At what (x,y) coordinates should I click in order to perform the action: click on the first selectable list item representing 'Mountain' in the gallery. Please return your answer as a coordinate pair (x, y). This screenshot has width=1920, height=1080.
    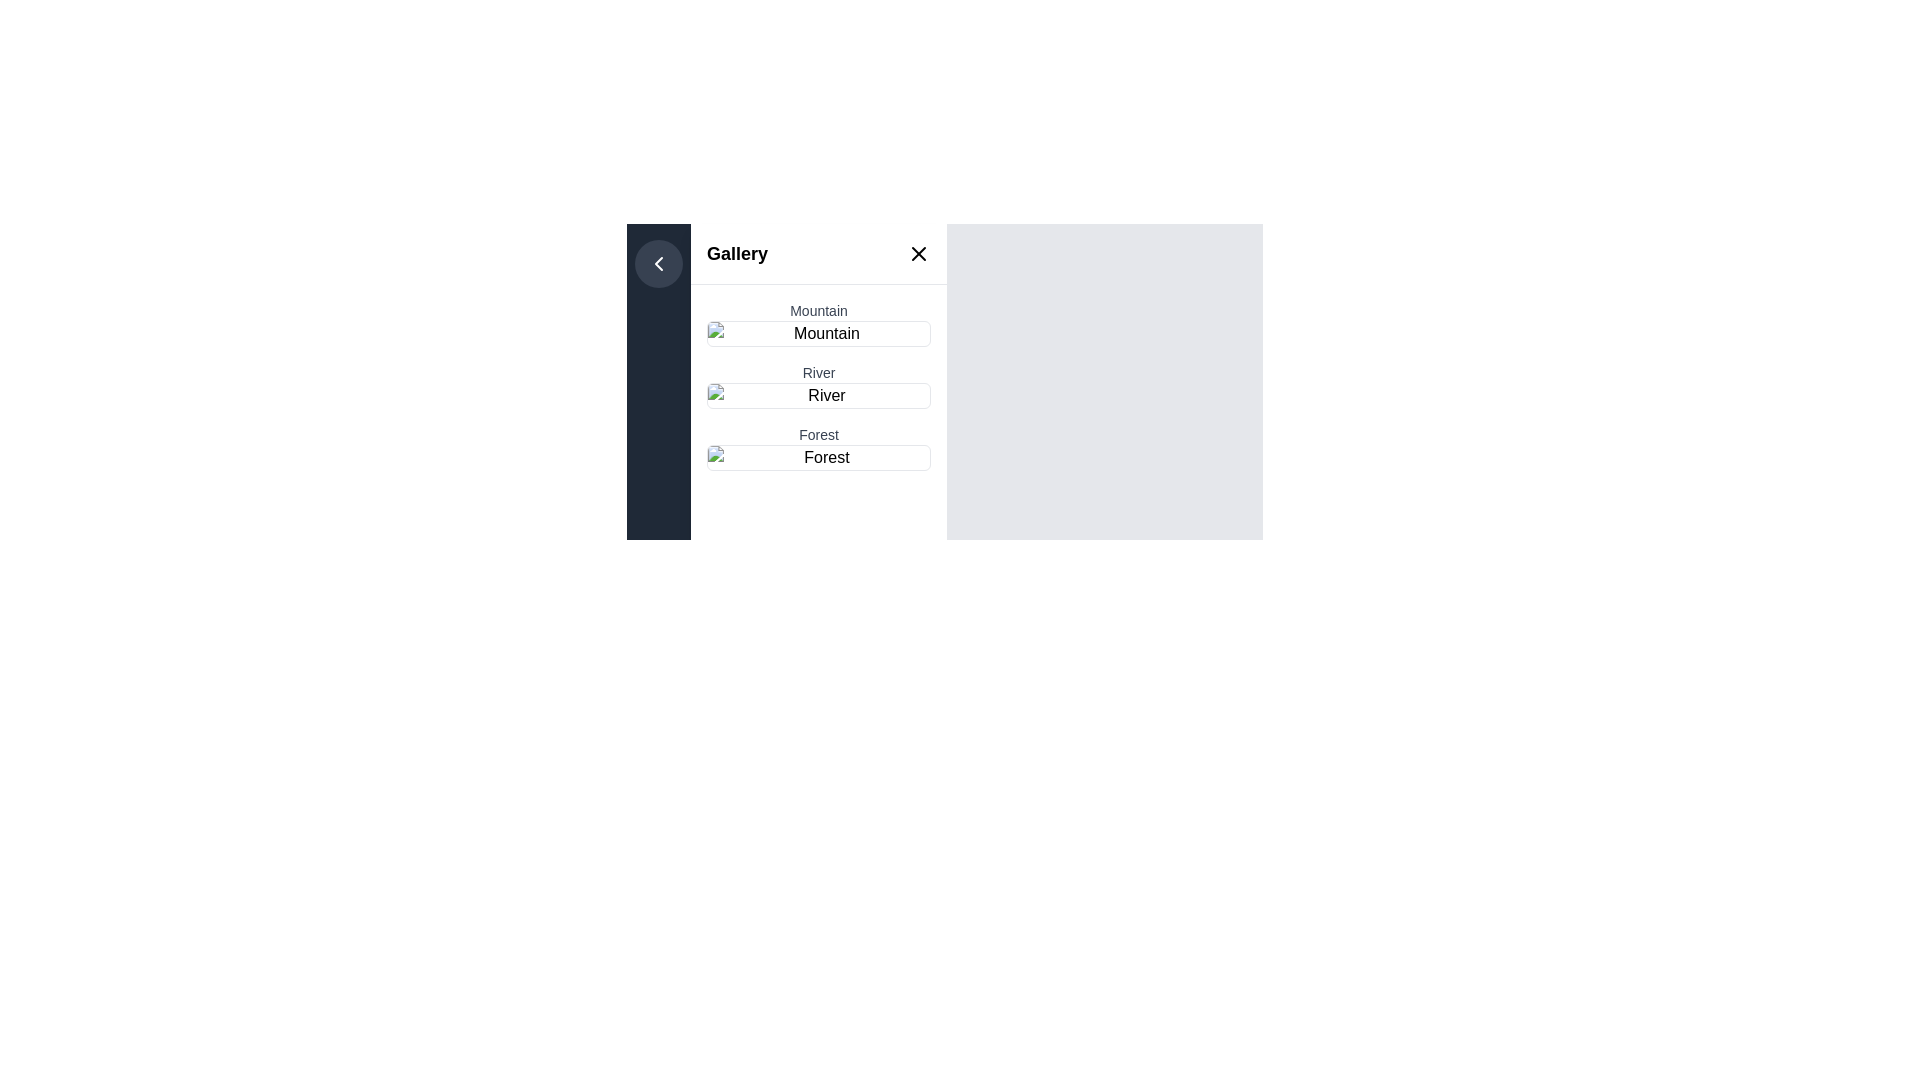
    Looking at the image, I should click on (819, 323).